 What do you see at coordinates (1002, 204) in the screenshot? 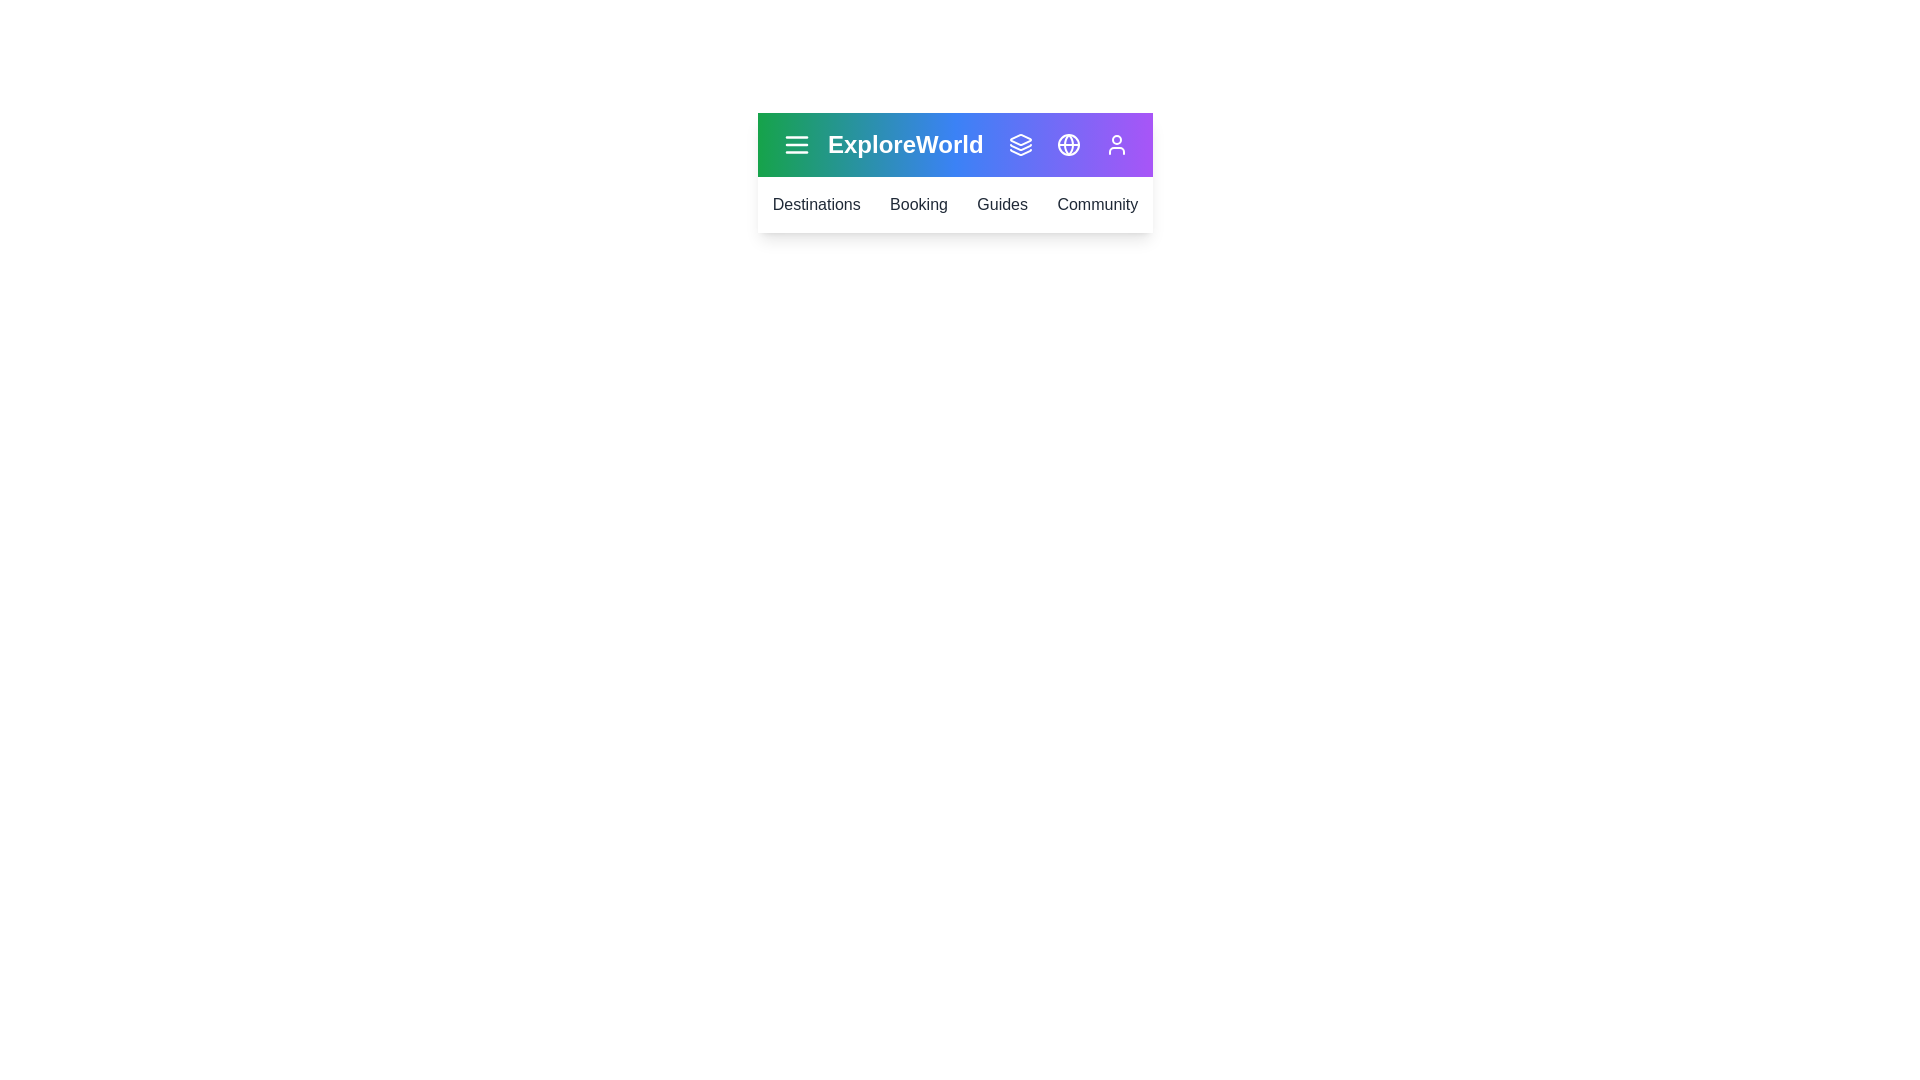
I see `the link corresponding to the section Guides` at bounding box center [1002, 204].